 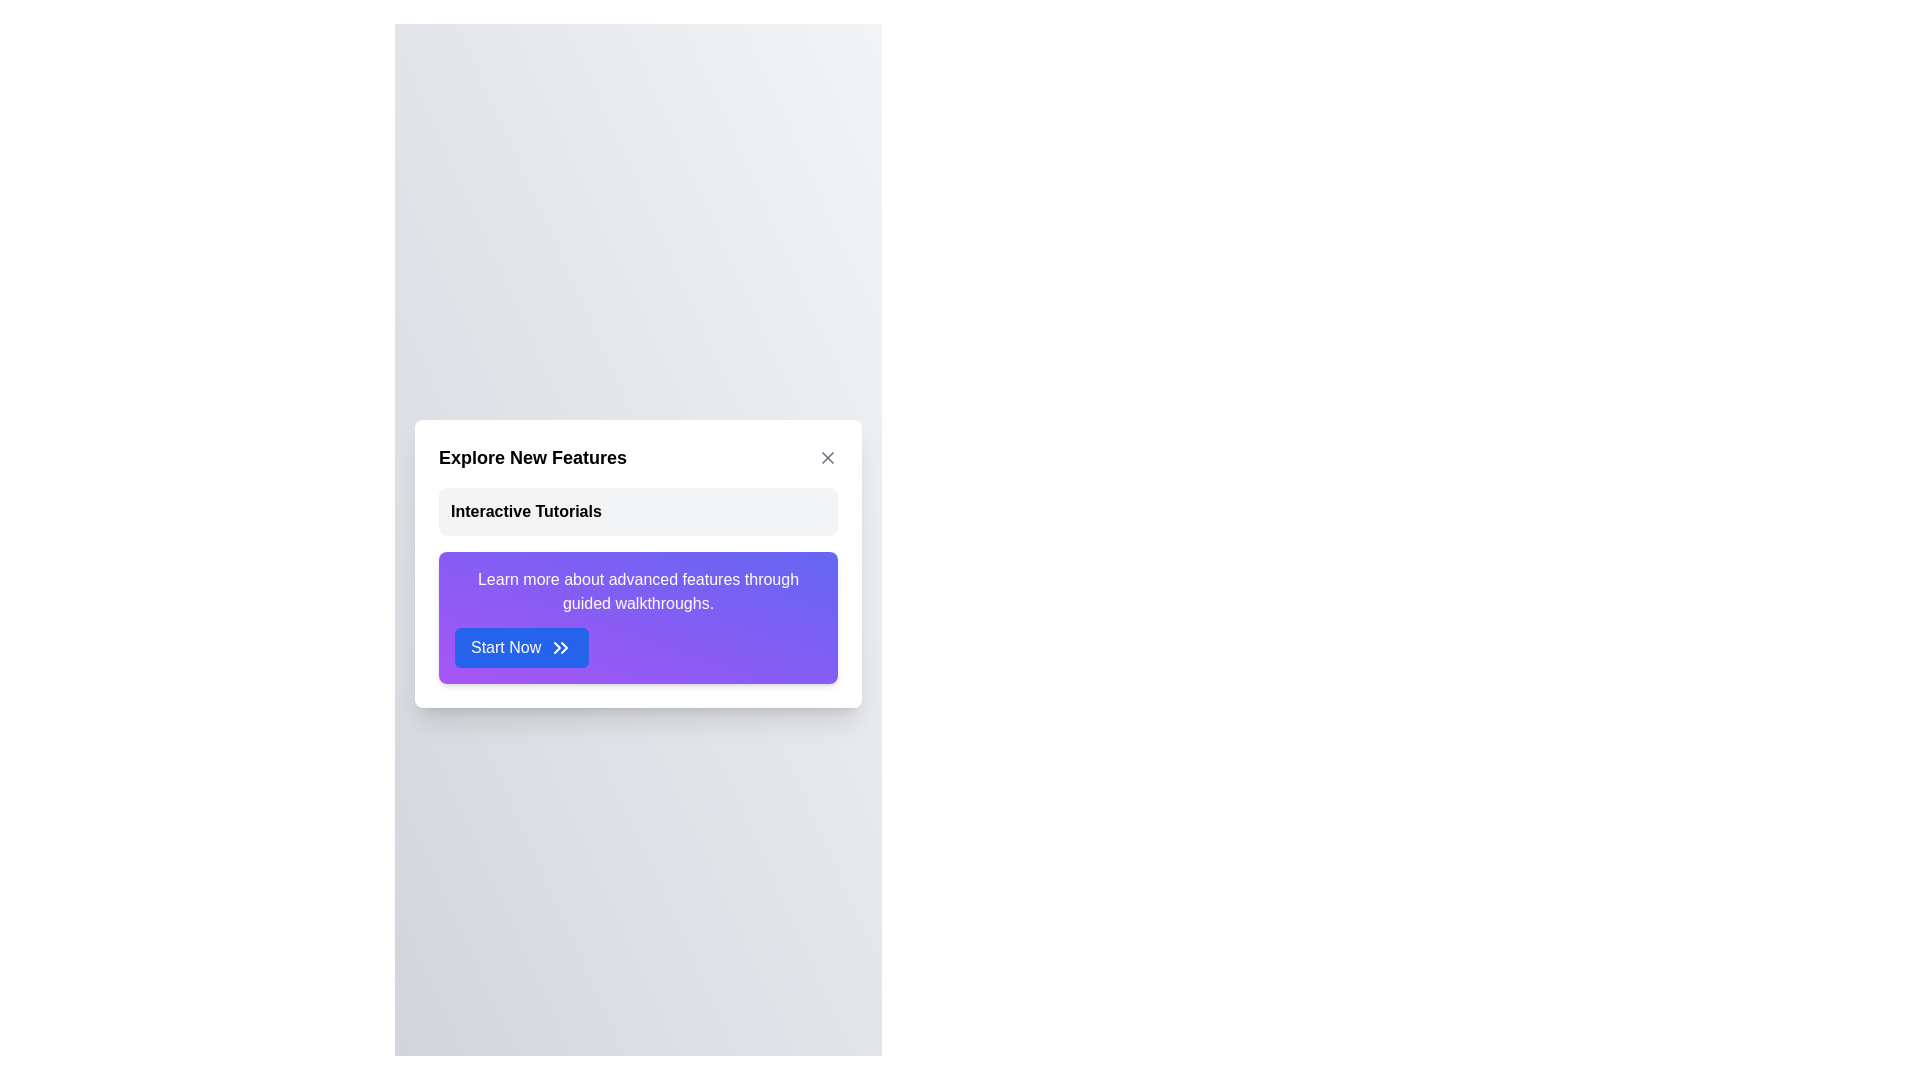 I want to click on the second right-pointing chevron arrow icon located at the bottom right corner of the 'Start Now' button within a purple panel, so click(x=563, y=648).